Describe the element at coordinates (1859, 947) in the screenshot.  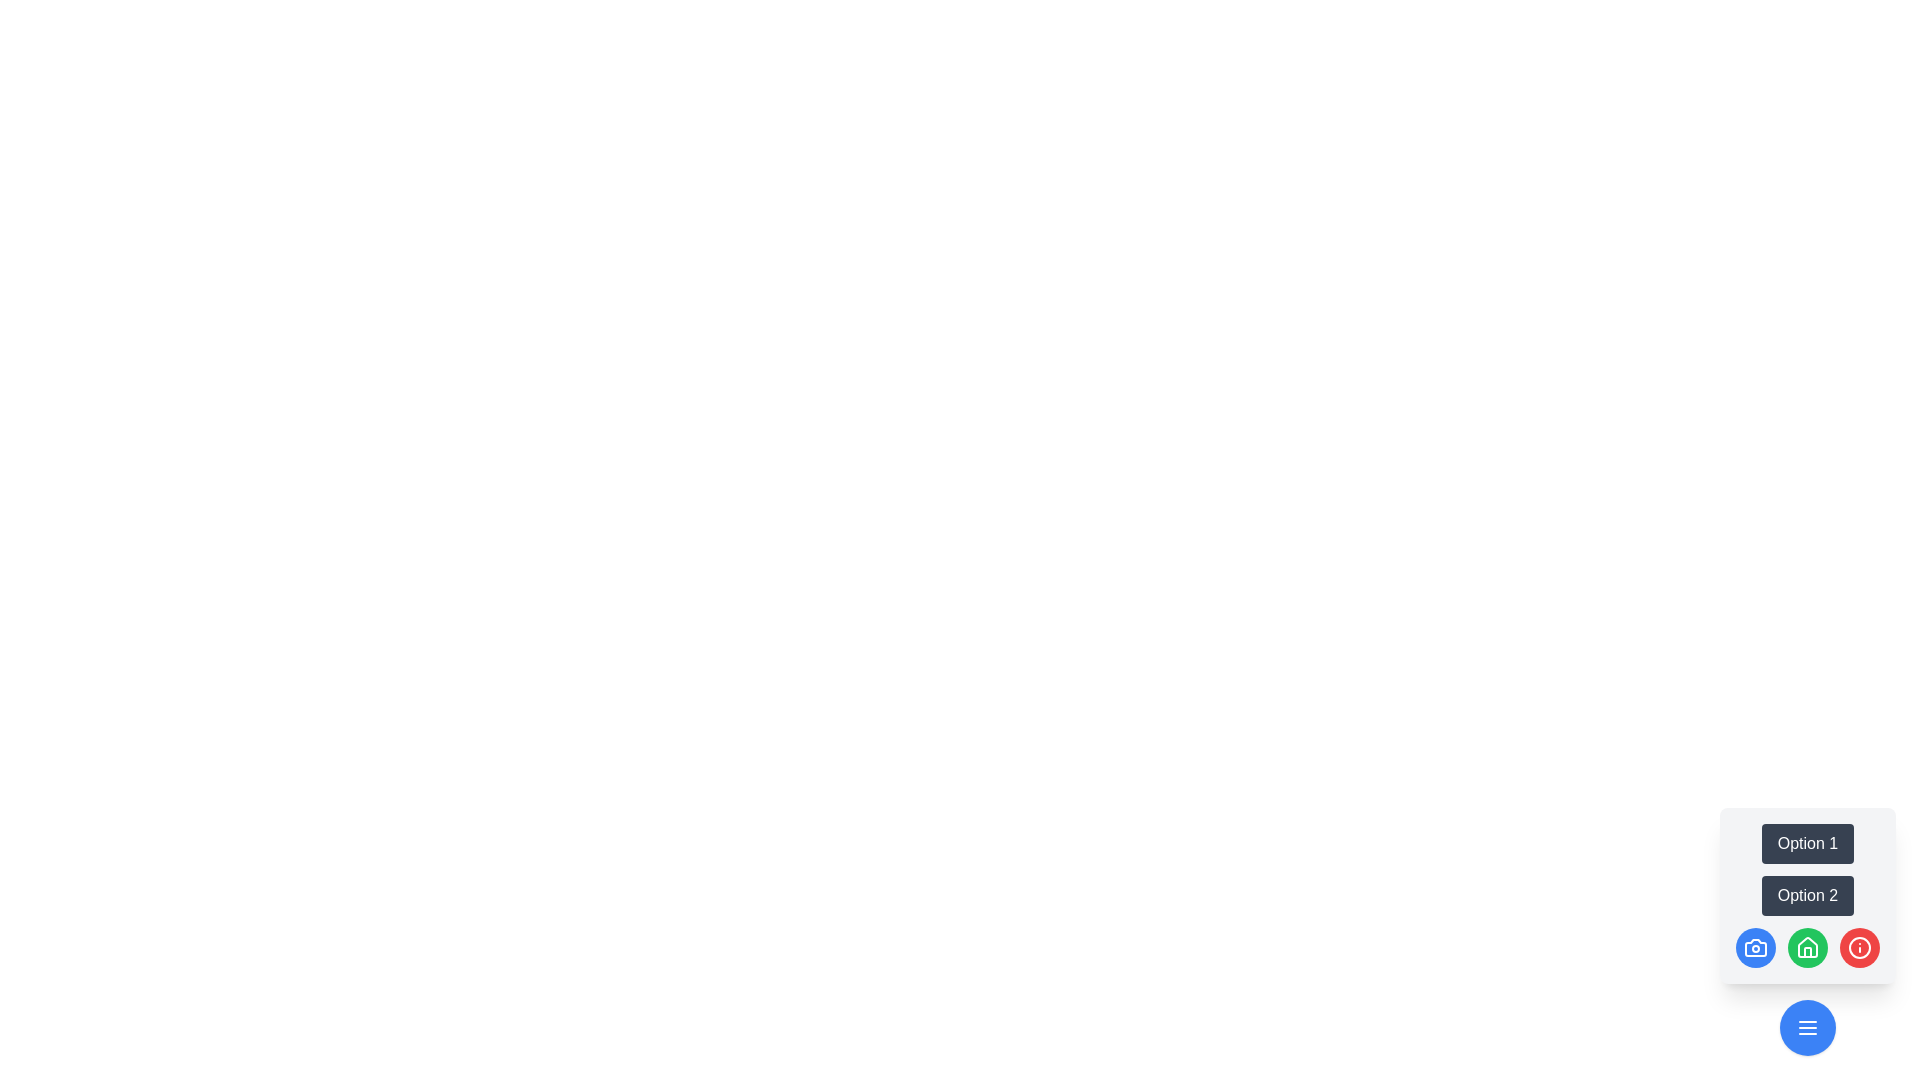
I see `the SVG circle graphic that is part of an icon located towards the bottom right of the interface` at that location.